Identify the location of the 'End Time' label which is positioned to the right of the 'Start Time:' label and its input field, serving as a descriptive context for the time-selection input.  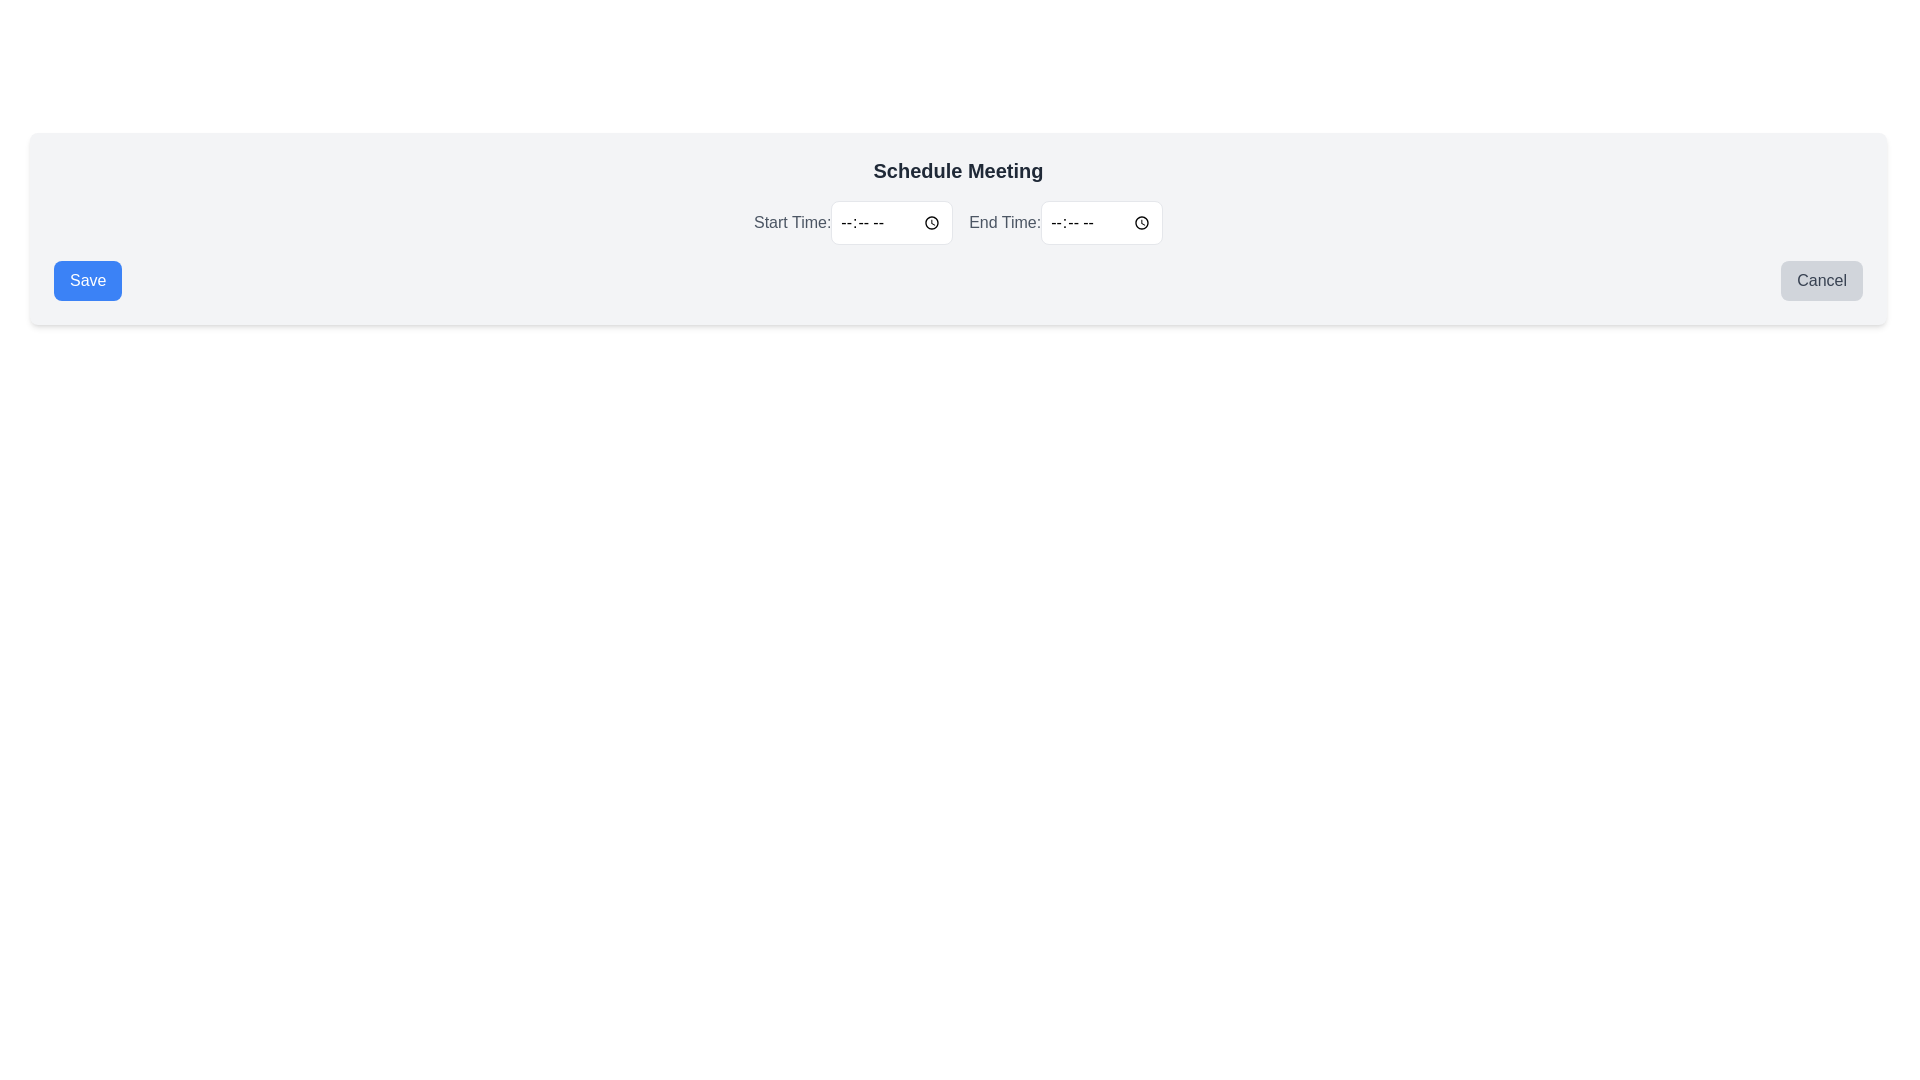
(1005, 222).